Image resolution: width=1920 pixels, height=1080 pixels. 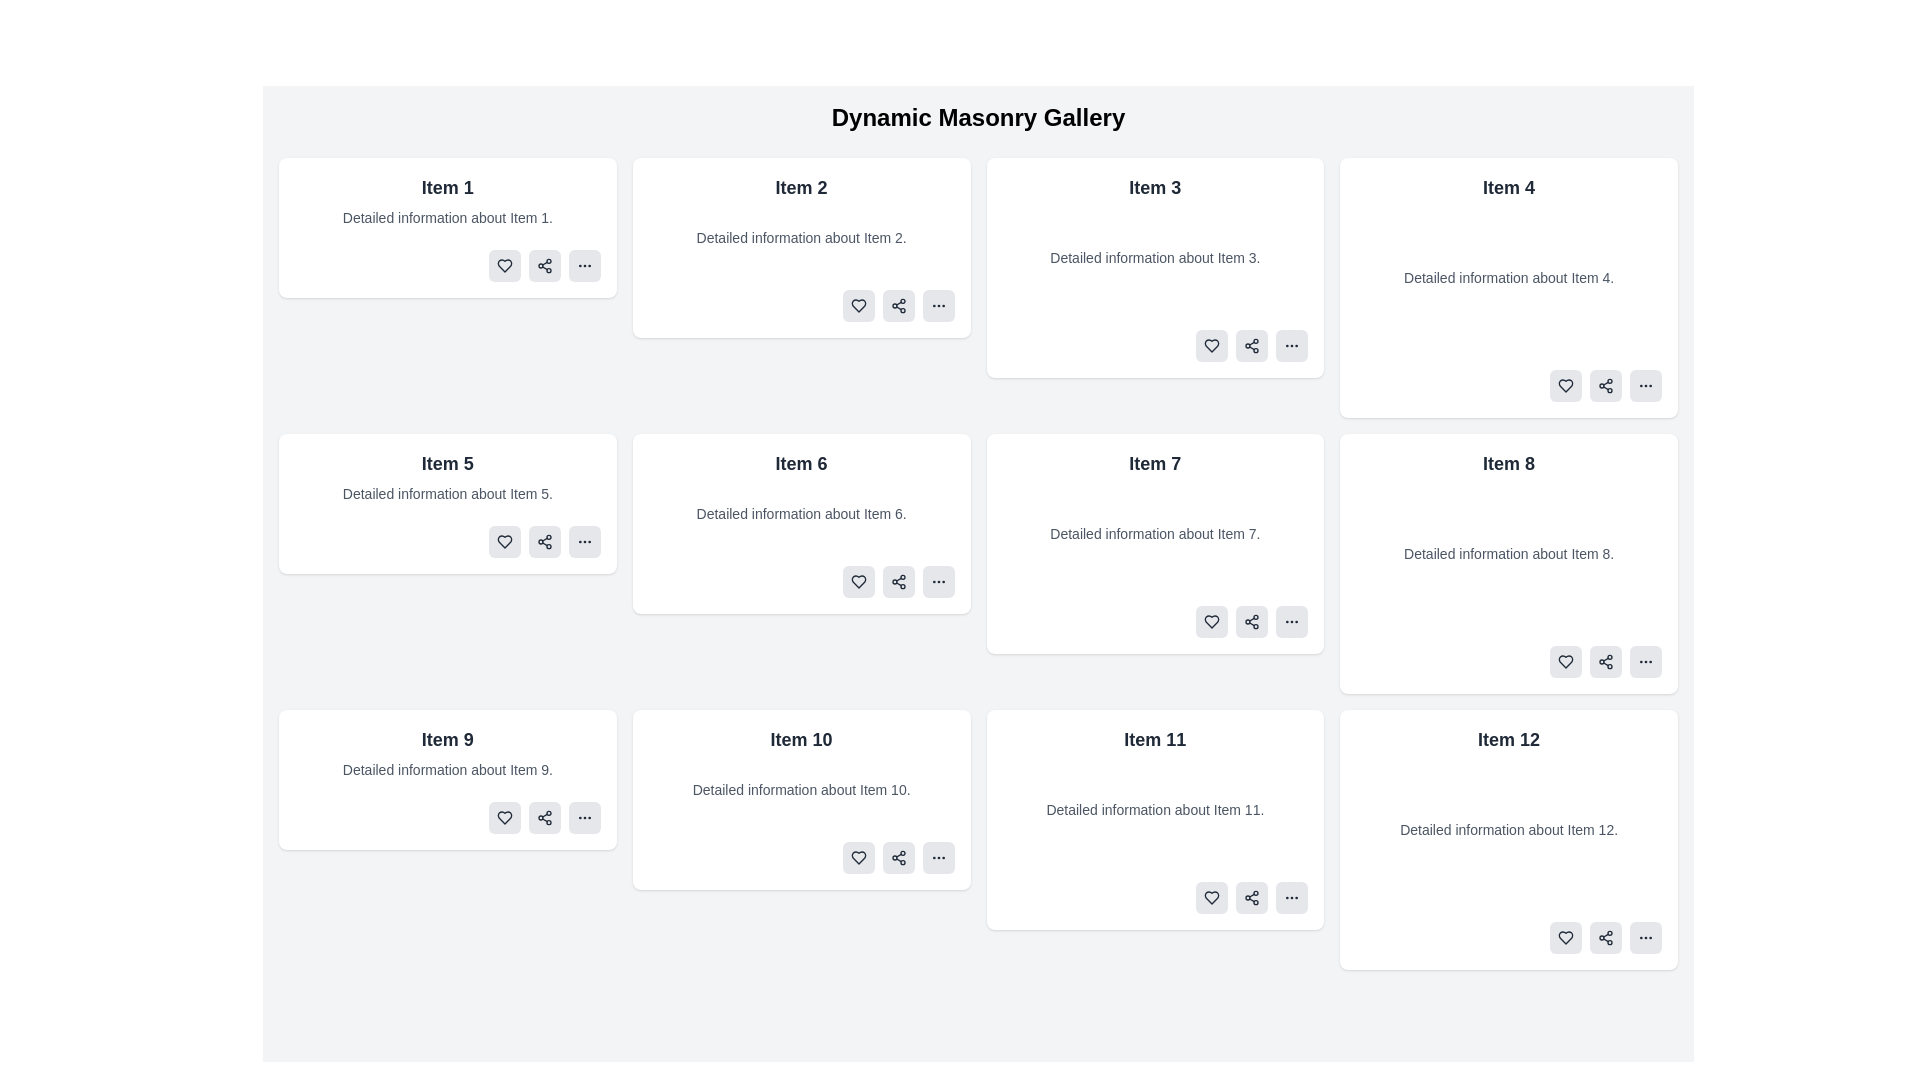 I want to click on the share icon located in the centered-rightmost position among the three interactive icons inside the 'Item 3' card to share the associated content, so click(x=1251, y=345).